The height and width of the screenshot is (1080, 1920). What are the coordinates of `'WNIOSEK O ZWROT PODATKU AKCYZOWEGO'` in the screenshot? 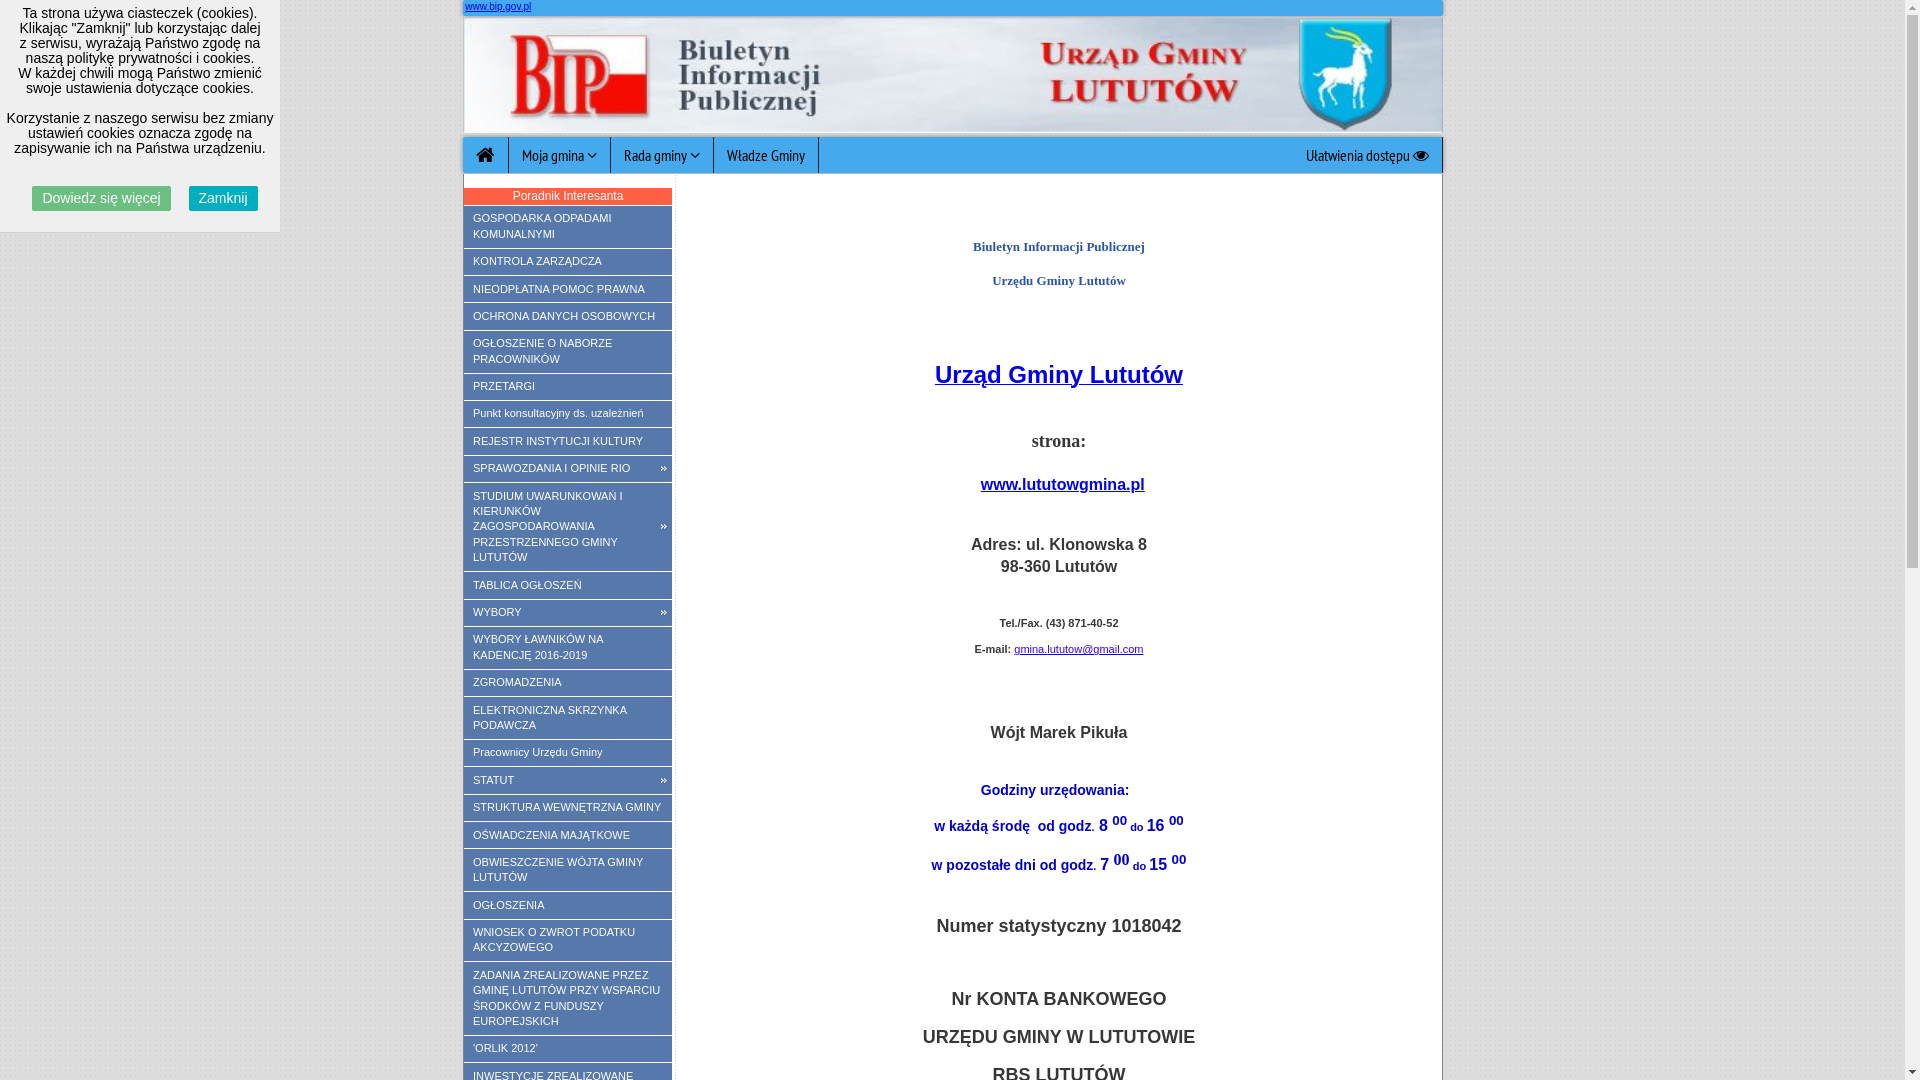 It's located at (463, 941).